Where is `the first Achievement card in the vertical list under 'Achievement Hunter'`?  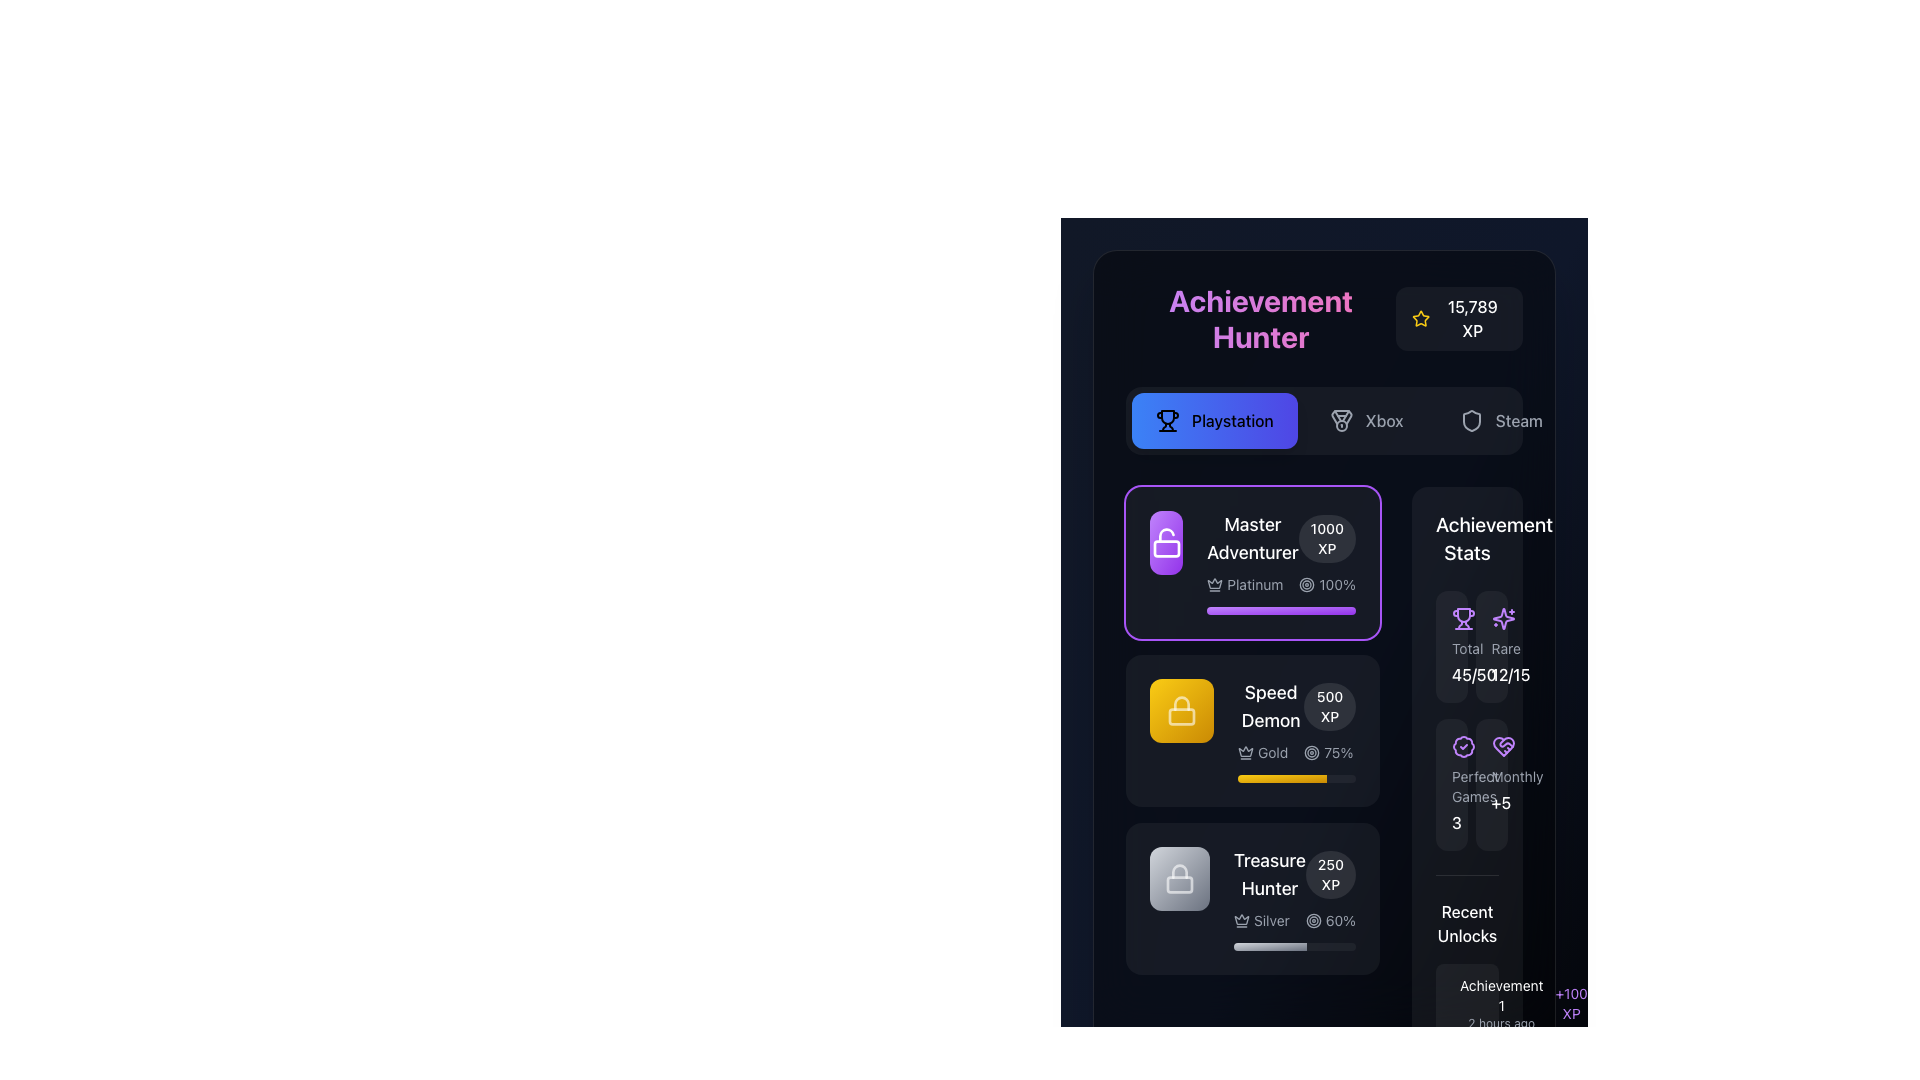
the first Achievement card in the vertical list under 'Achievement Hunter' is located at coordinates (1251, 563).